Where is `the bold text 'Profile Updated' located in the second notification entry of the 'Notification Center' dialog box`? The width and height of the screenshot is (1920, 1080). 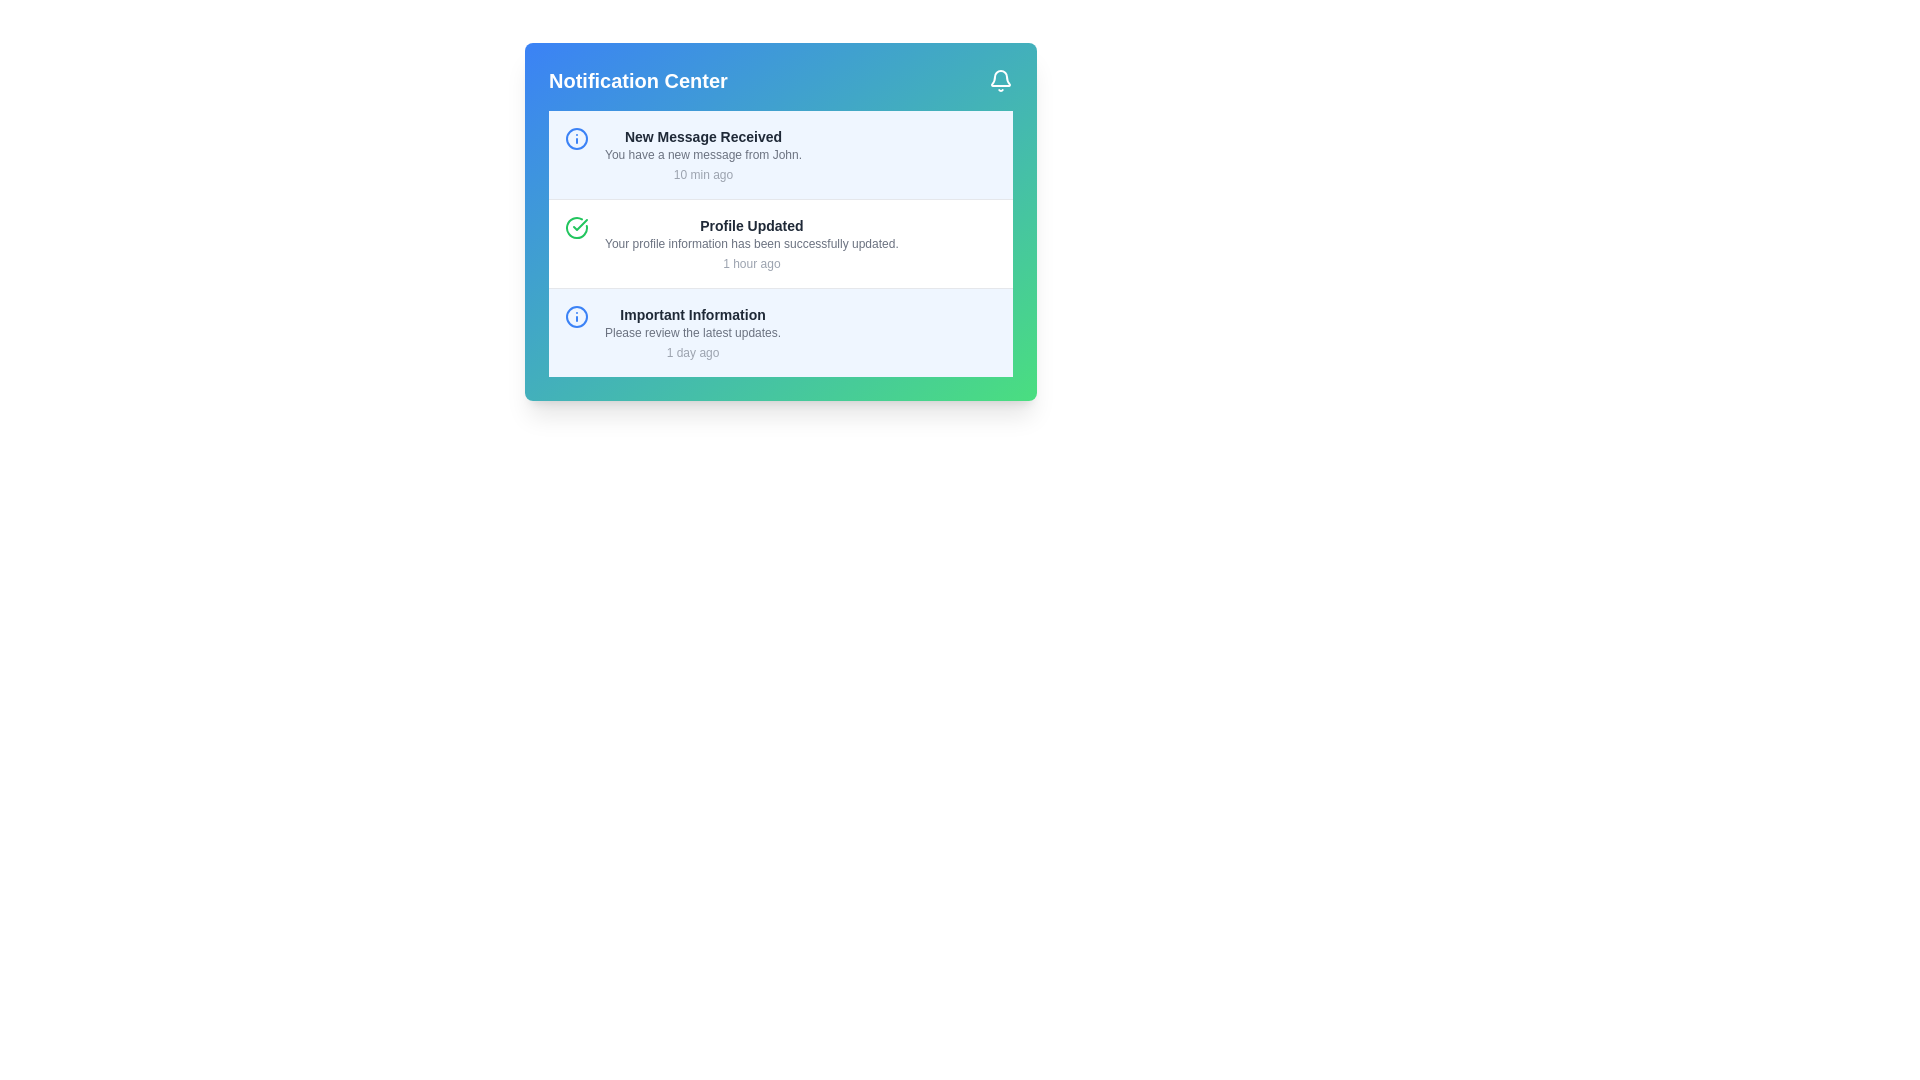 the bold text 'Profile Updated' located in the second notification entry of the 'Notification Center' dialog box is located at coordinates (750, 225).